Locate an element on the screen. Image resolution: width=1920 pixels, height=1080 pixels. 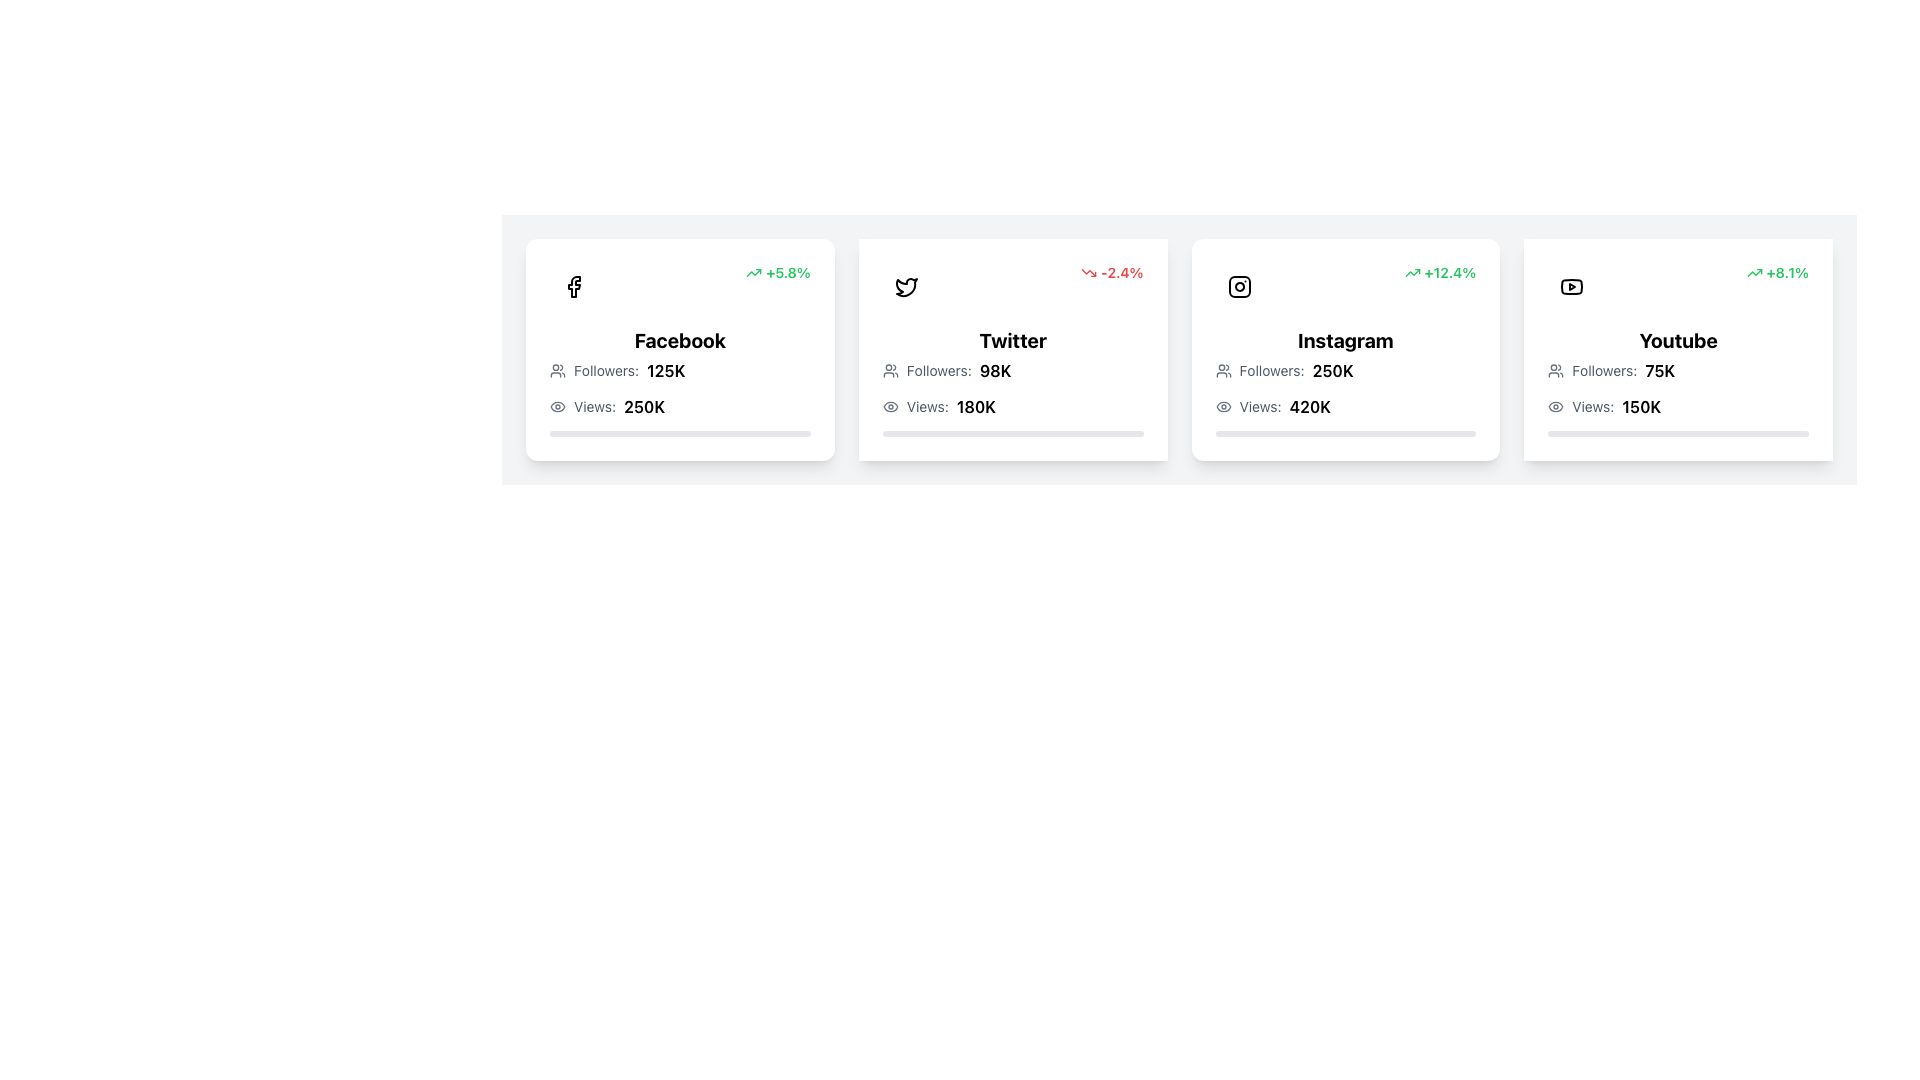
the views icon located in the Instagram section is located at coordinates (1222, 406).